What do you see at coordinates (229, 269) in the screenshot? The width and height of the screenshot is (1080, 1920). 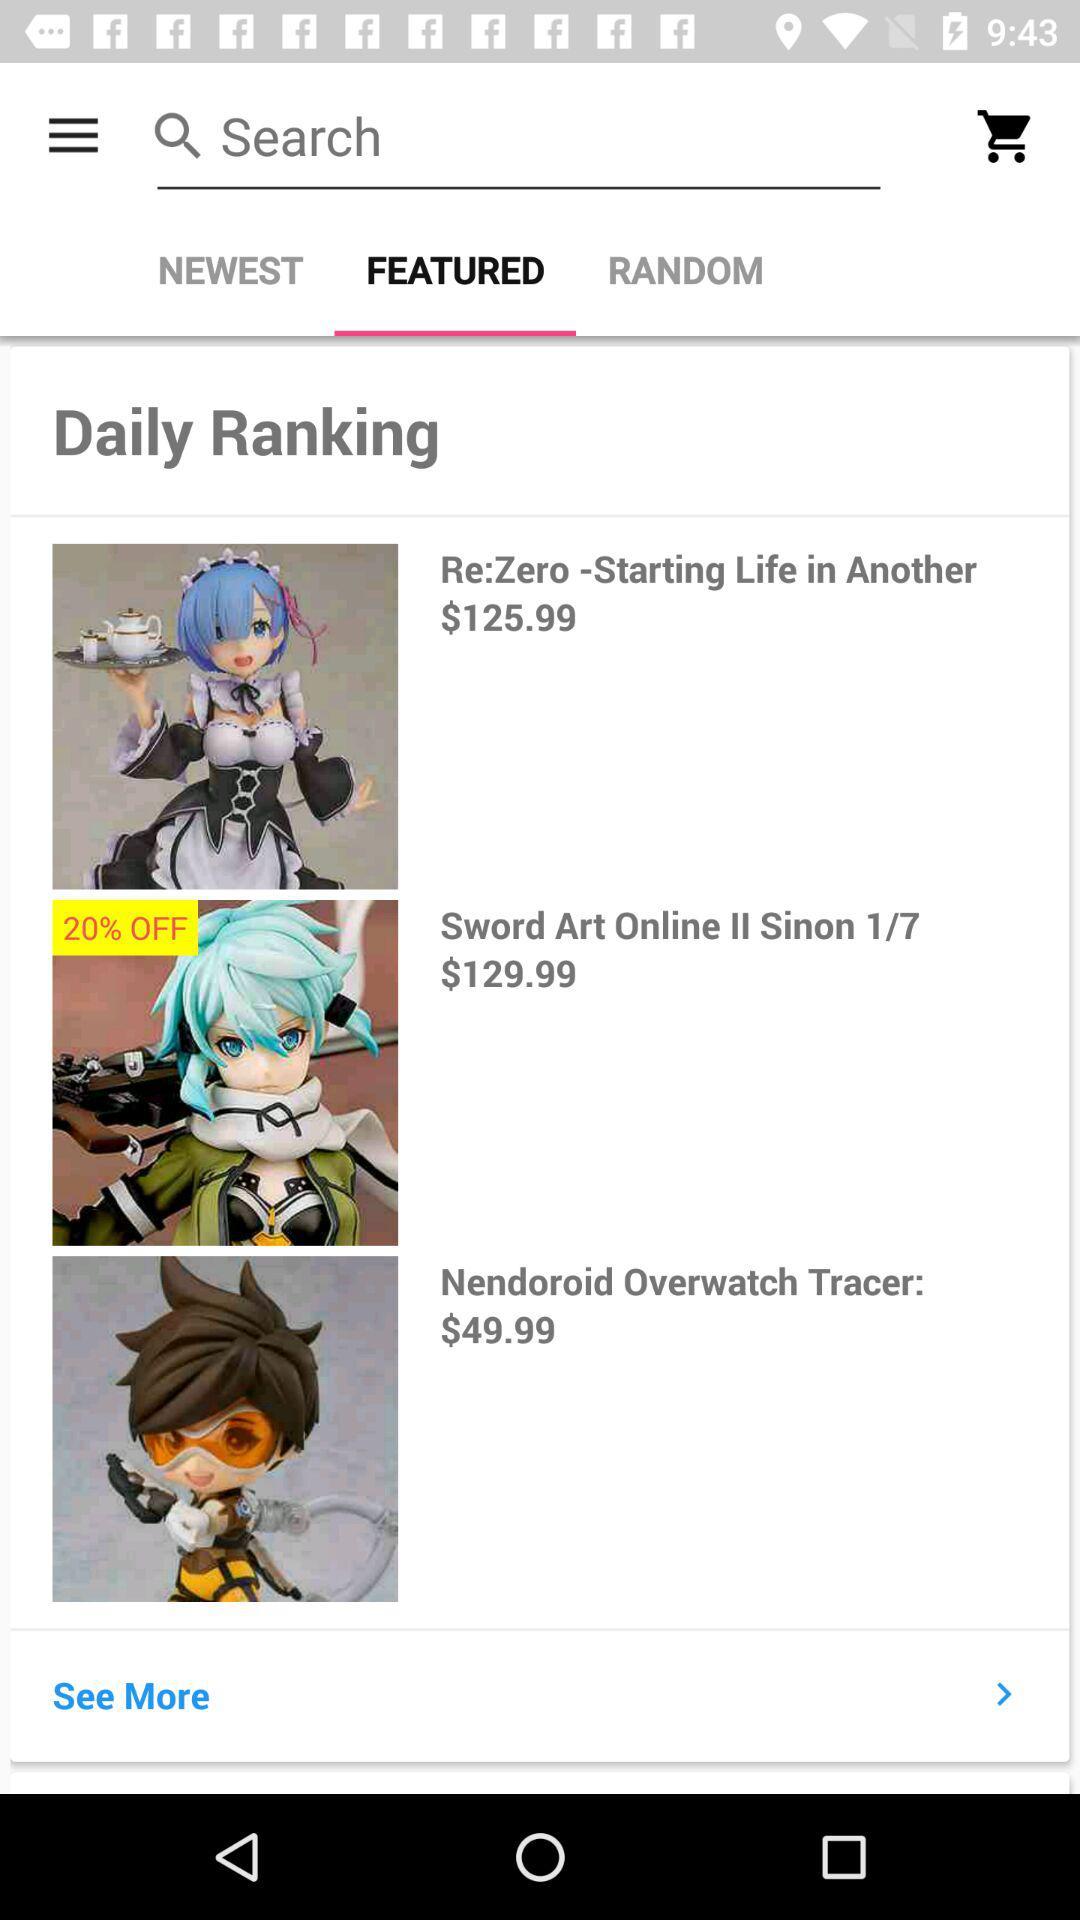 I see `newest item` at bounding box center [229, 269].